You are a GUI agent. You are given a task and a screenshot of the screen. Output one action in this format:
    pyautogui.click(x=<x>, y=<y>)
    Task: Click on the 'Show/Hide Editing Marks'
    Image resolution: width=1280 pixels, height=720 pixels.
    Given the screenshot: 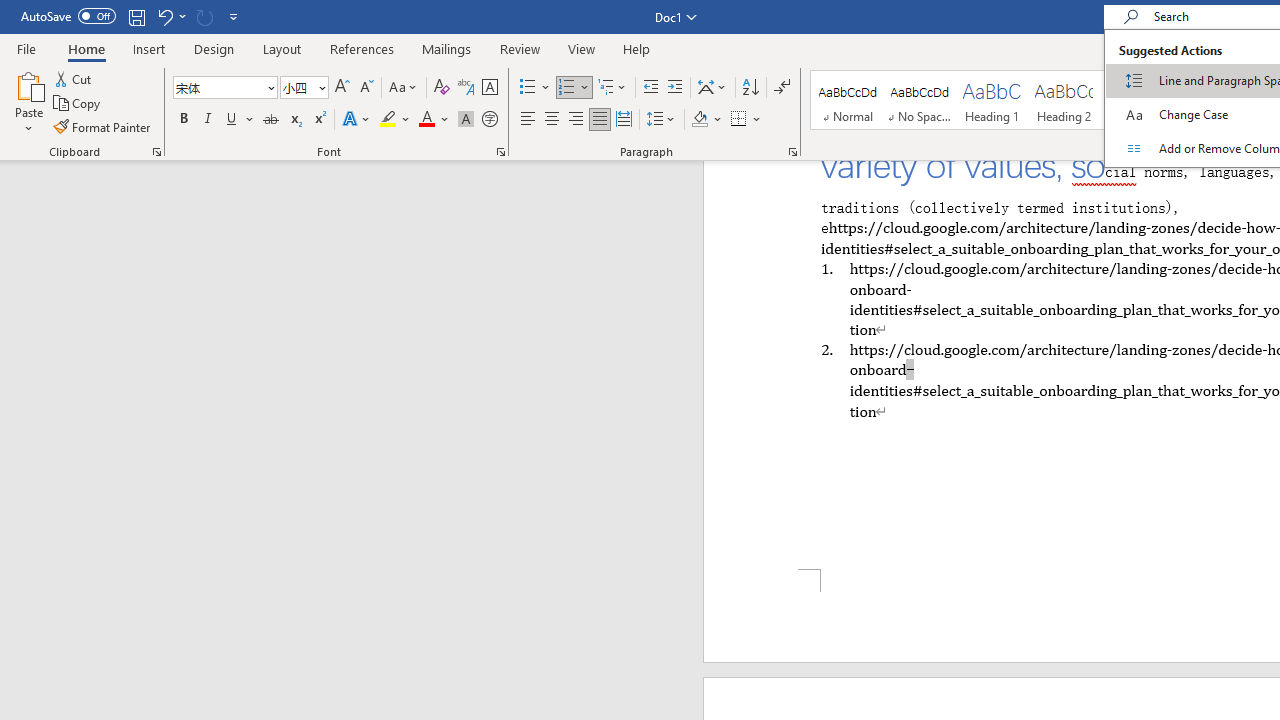 What is the action you would take?
    pyautogui.click(x=781, y=86)
    